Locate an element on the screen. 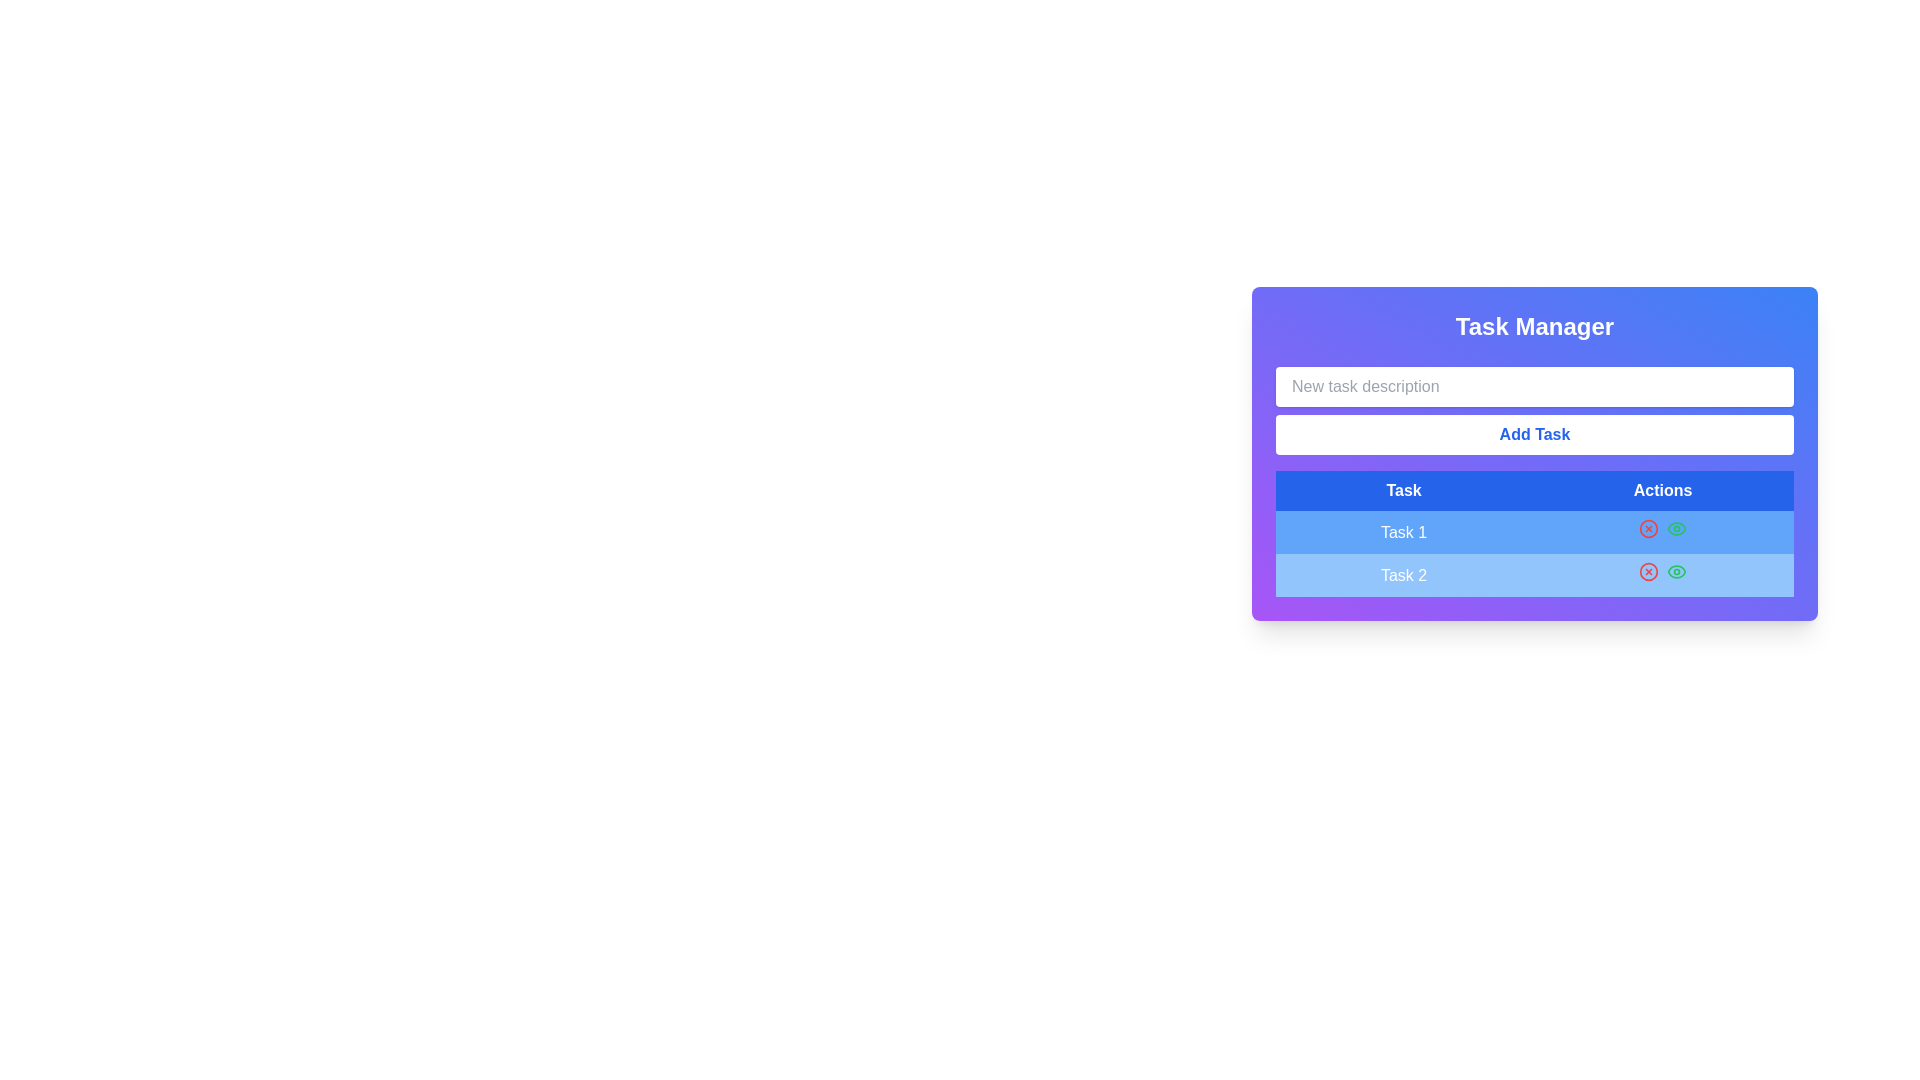  the visibility toggle icon button located in the 'Actions' column of the second row ('Task 2') is located at coordinates (1677, 571).